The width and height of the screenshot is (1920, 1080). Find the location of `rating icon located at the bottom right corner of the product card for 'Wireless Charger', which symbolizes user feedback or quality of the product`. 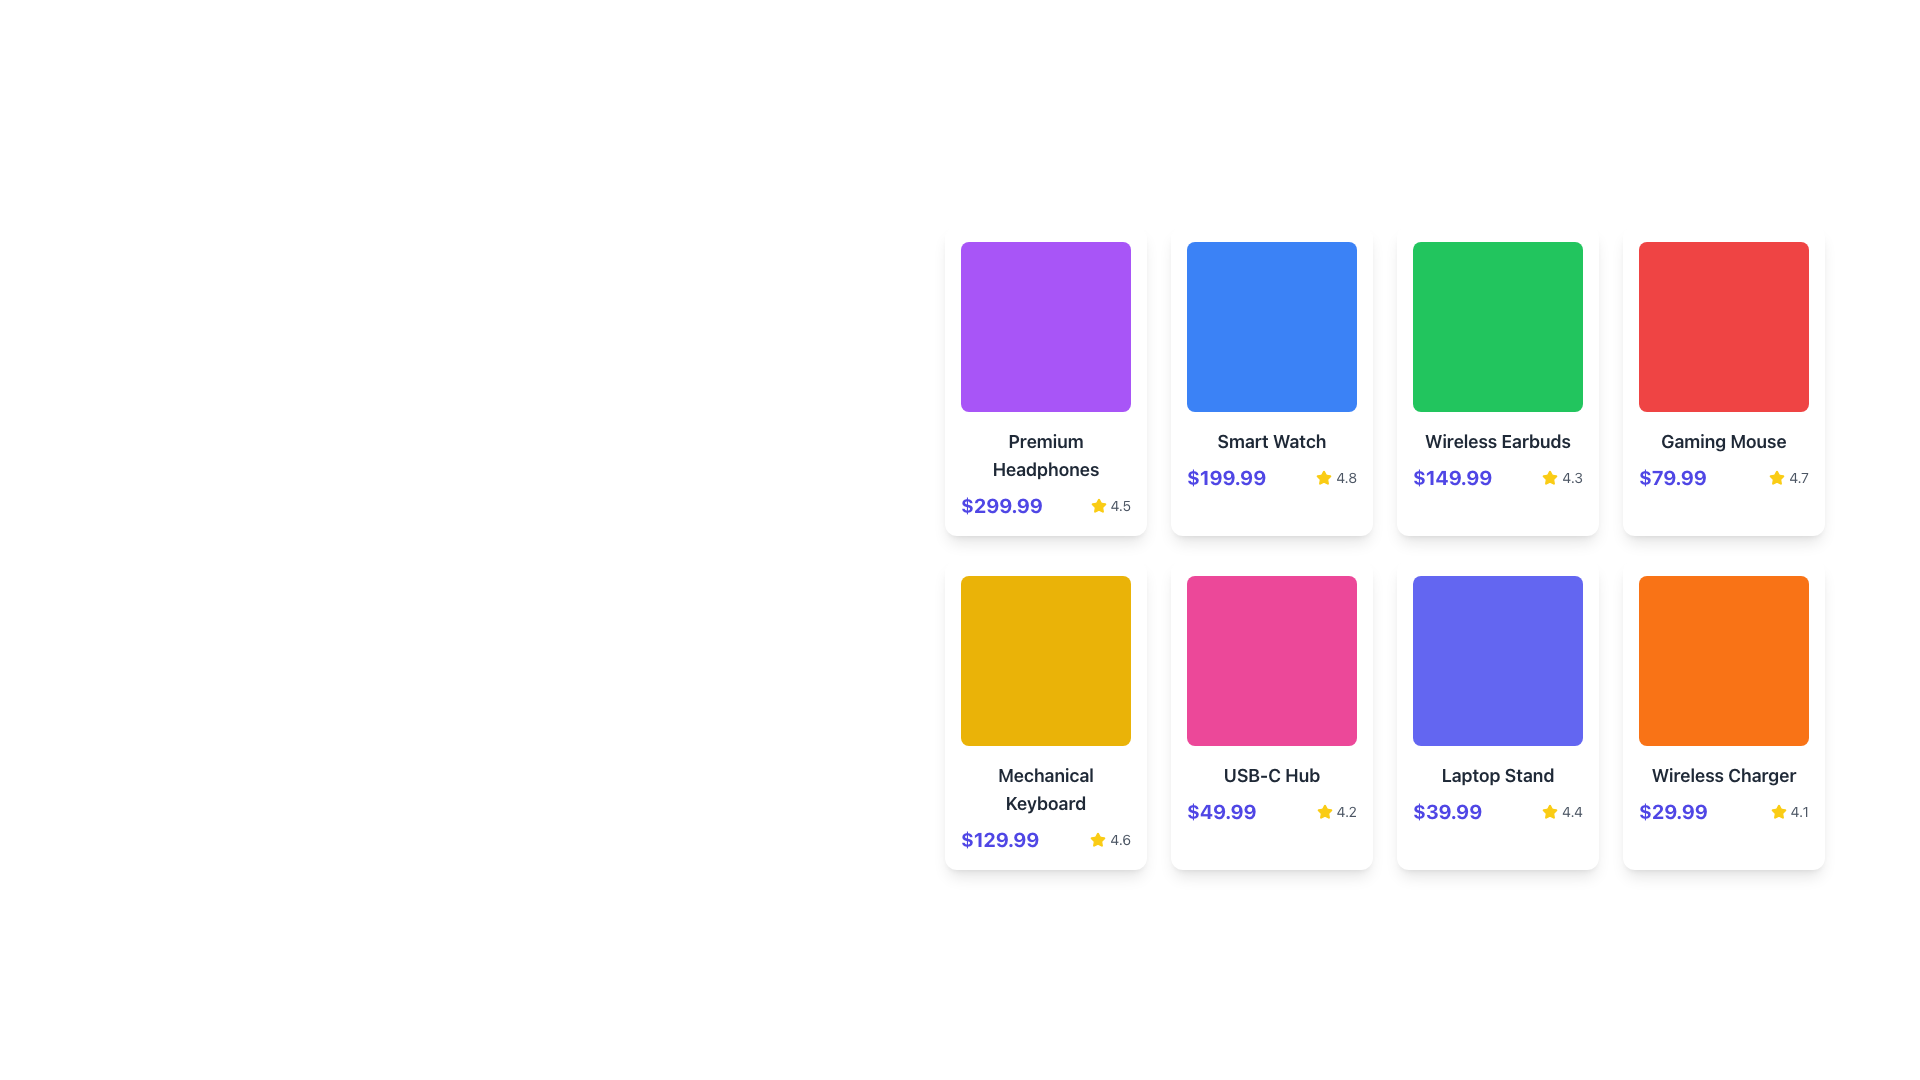

rating icon located at the bottom right corner of the product card for 'Wireless Charger', which symbolizes user feedback or quality of the product is located at coordinates (1778, 811).